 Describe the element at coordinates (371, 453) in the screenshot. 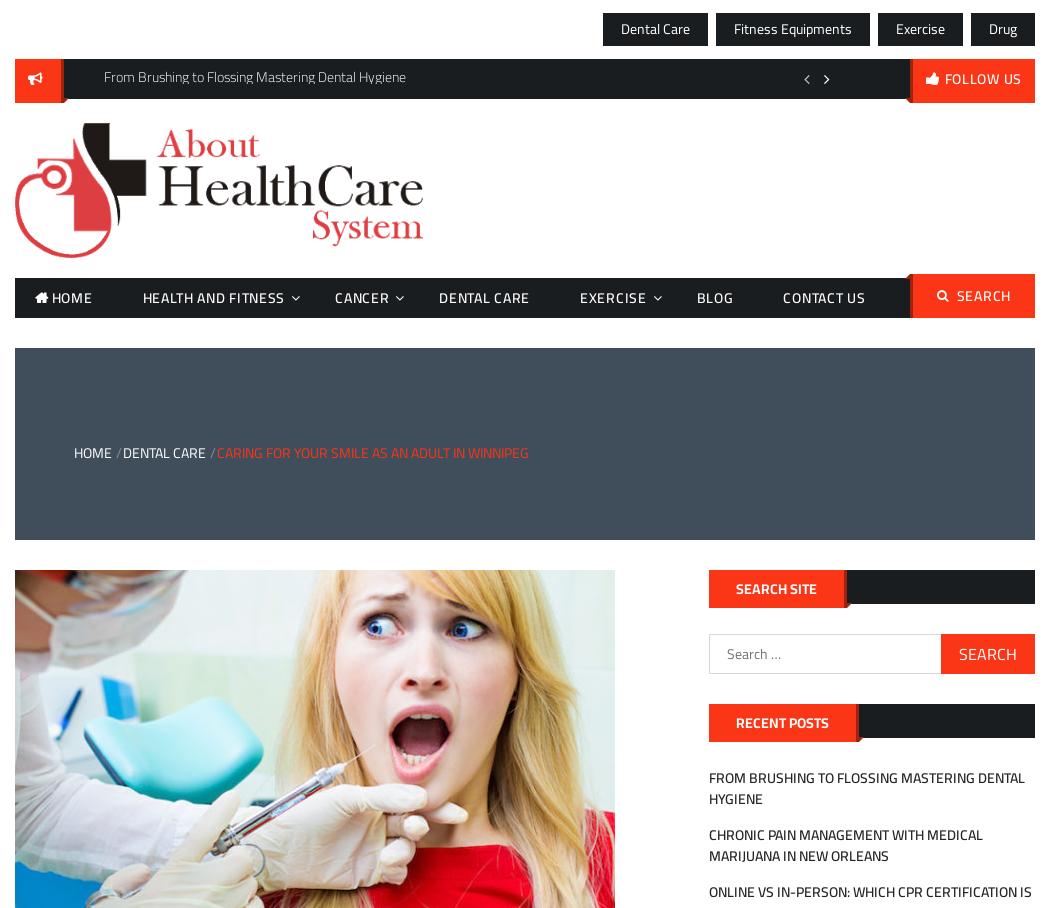

I see `'Caring for Your Smile as an Adult in Winnipeg'` at that location.